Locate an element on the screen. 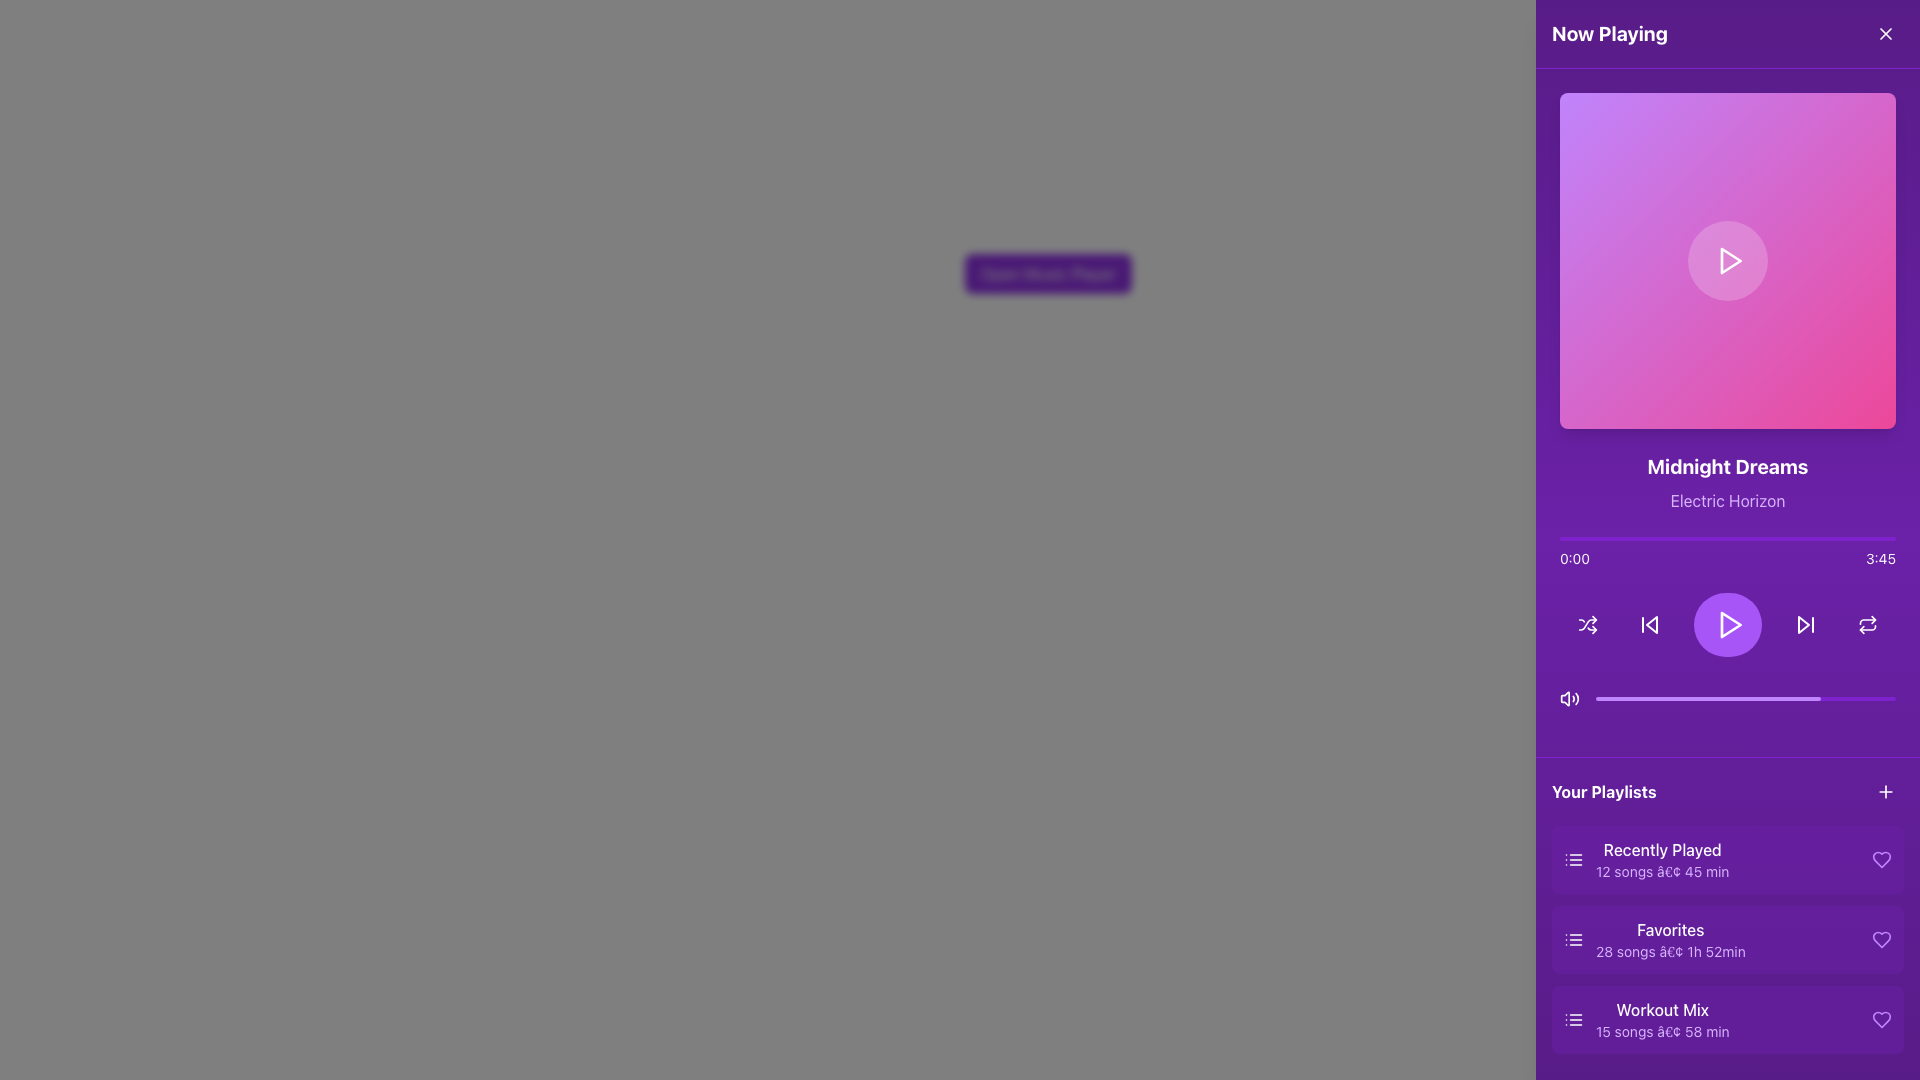 This screenshot has height=1080, width=1920. the first playlist entry in the 'Your Playlists' section is located at coordinates (1661, 859).